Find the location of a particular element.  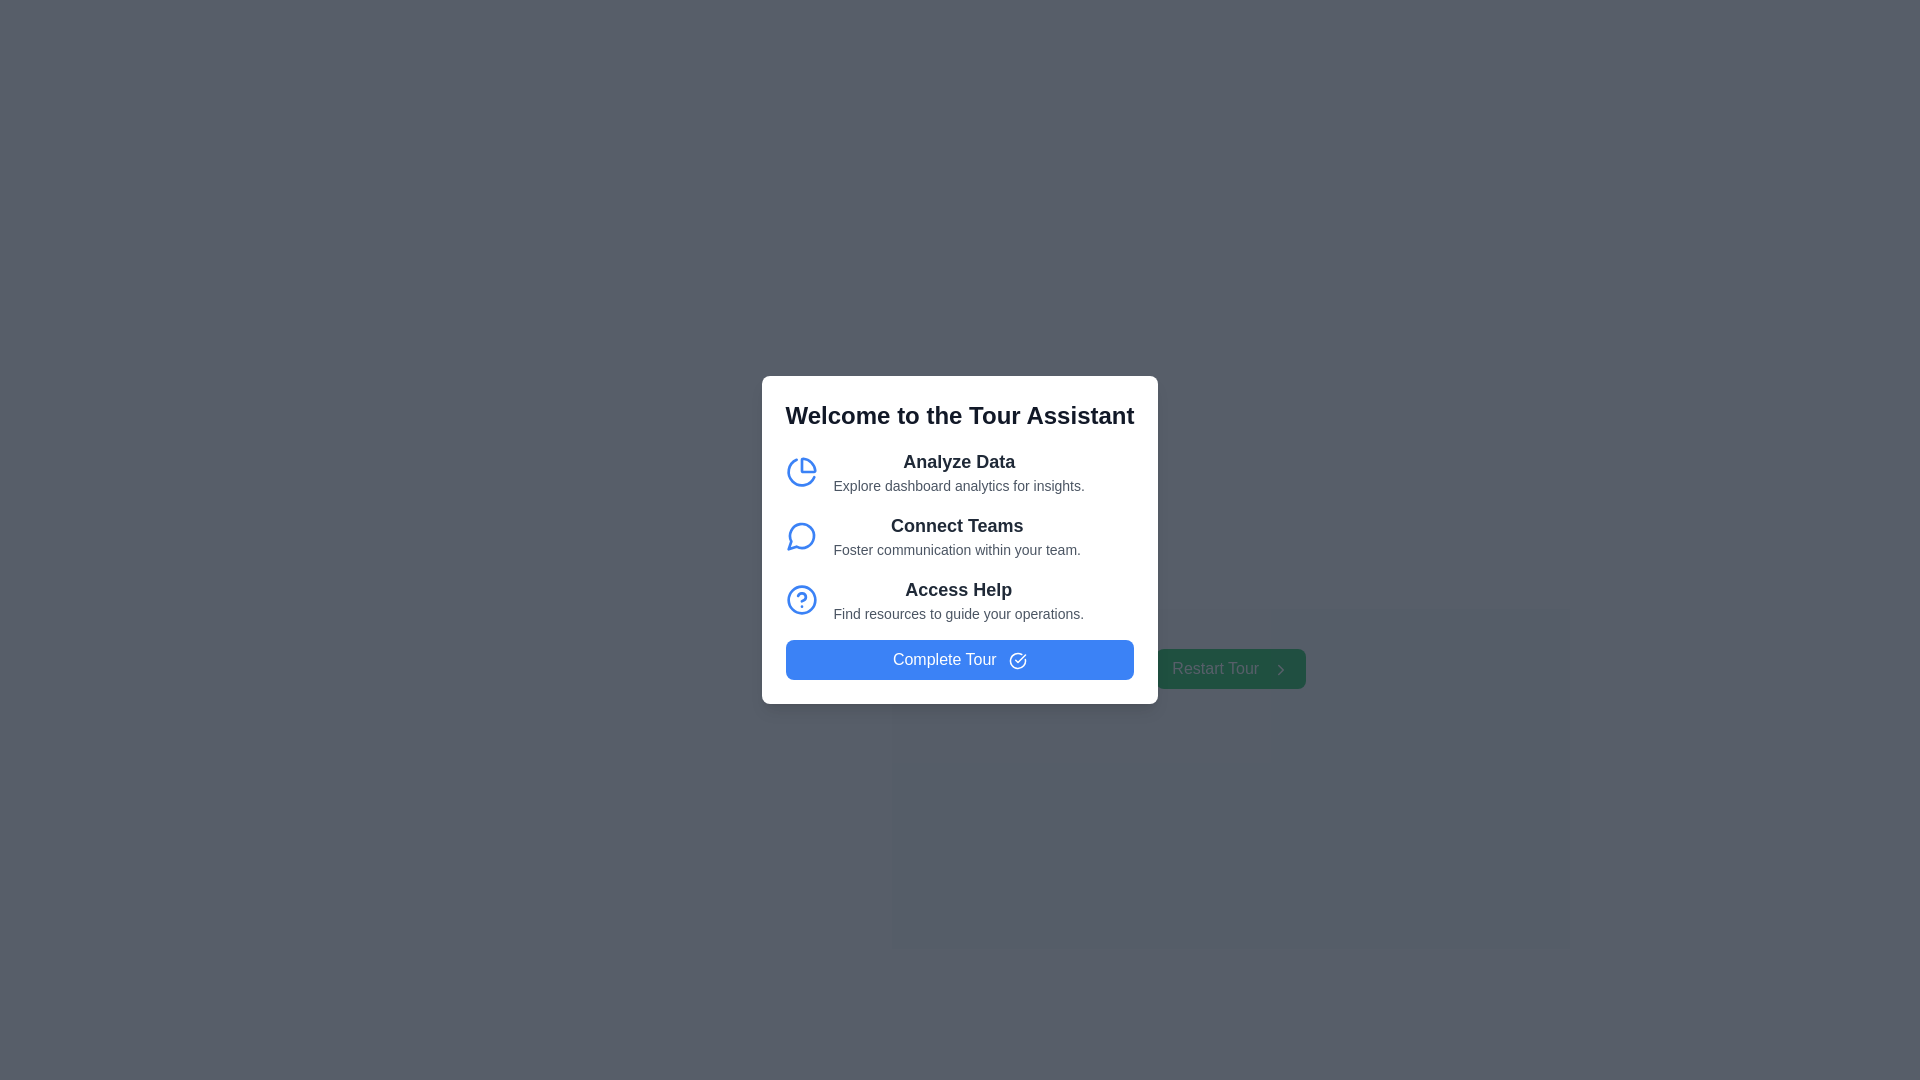

the vector graphic segment within the 'Complete Tour' button at the bottom of the modal dialog box, which is styled as a minimalistic icon adjacent to the text 'Complete Tour' is located at coordinates (1018, 660).